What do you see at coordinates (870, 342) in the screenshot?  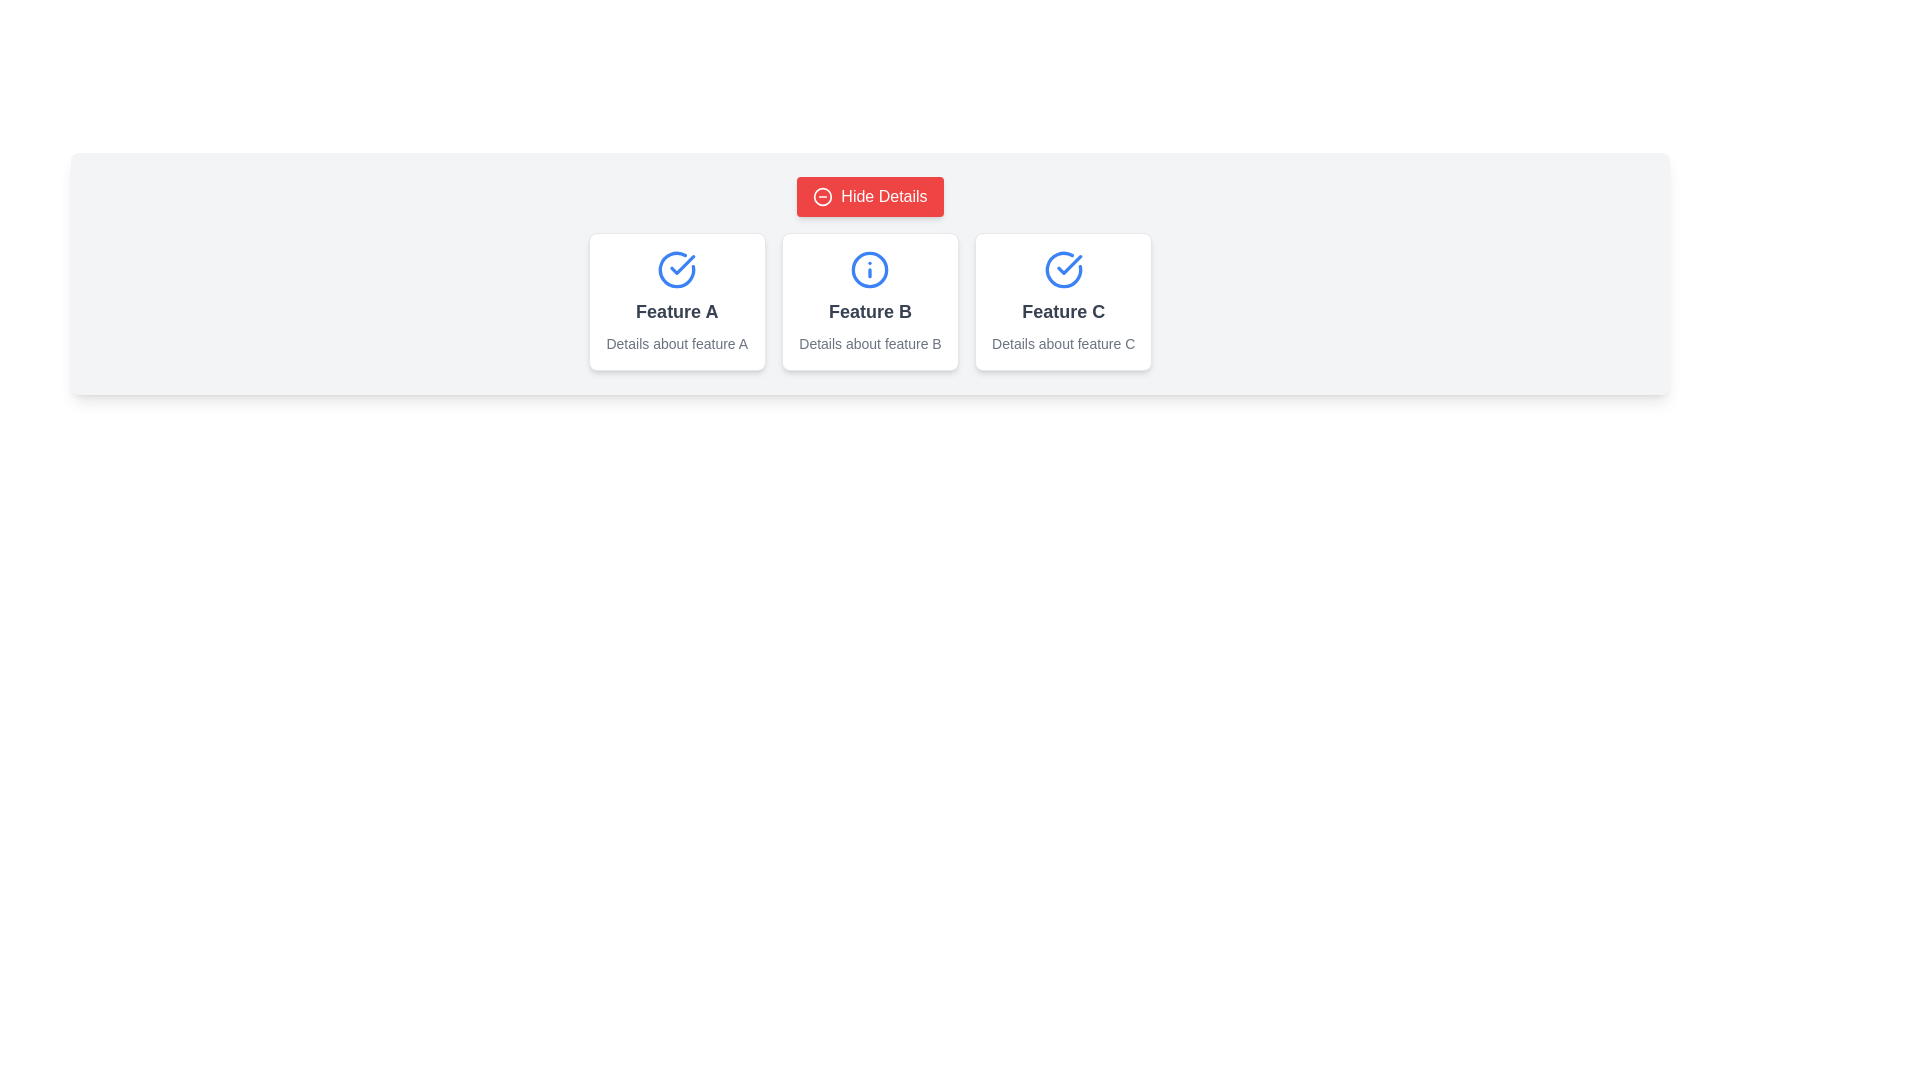 I see `the static text providing additional descriptive information about 'Feature B' located within the second card labeled 'Feature B' in the middle row` at bounding box center [870, 342].